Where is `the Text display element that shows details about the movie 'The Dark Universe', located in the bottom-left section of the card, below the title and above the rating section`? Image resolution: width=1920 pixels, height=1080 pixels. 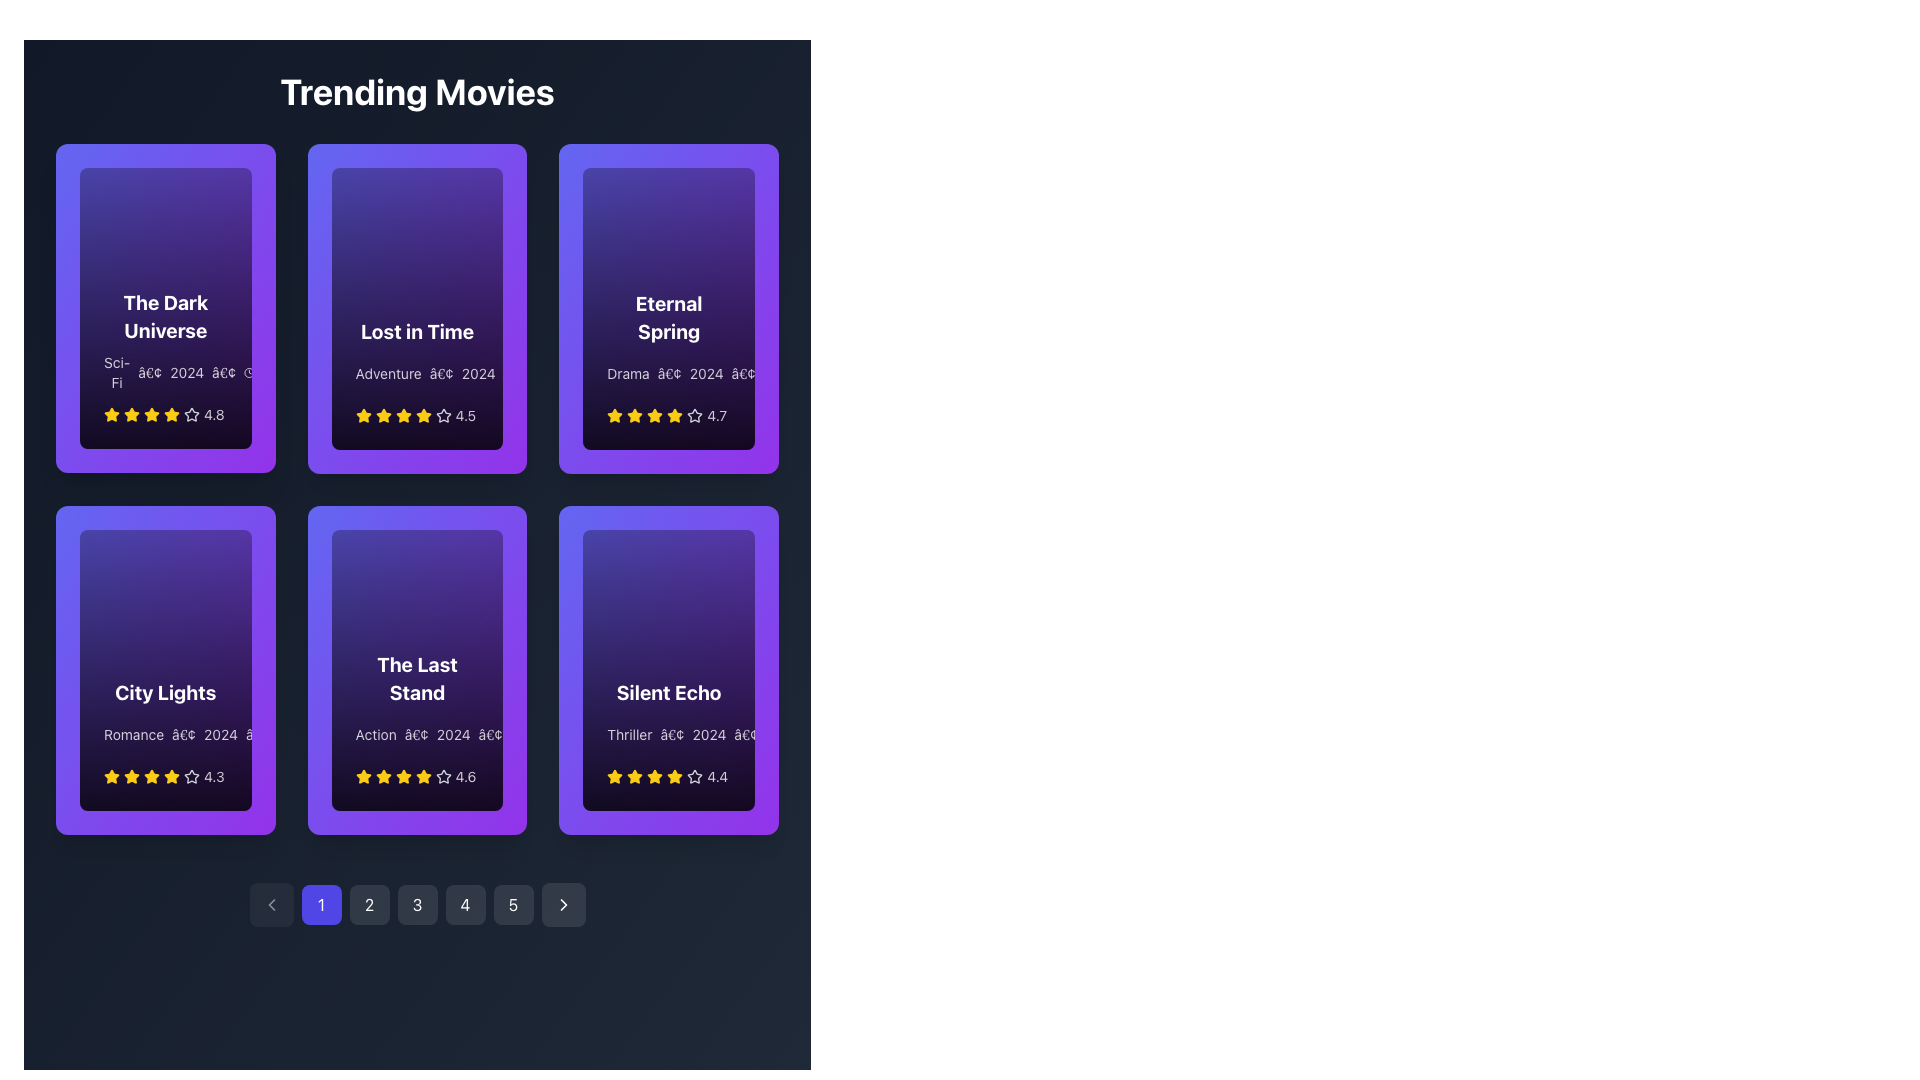 the Text display element that shows details about the movie 'The Dark Universe', located in the bottom-left section of the card, below the title and above the rating section is located at coordinates (165, 373).